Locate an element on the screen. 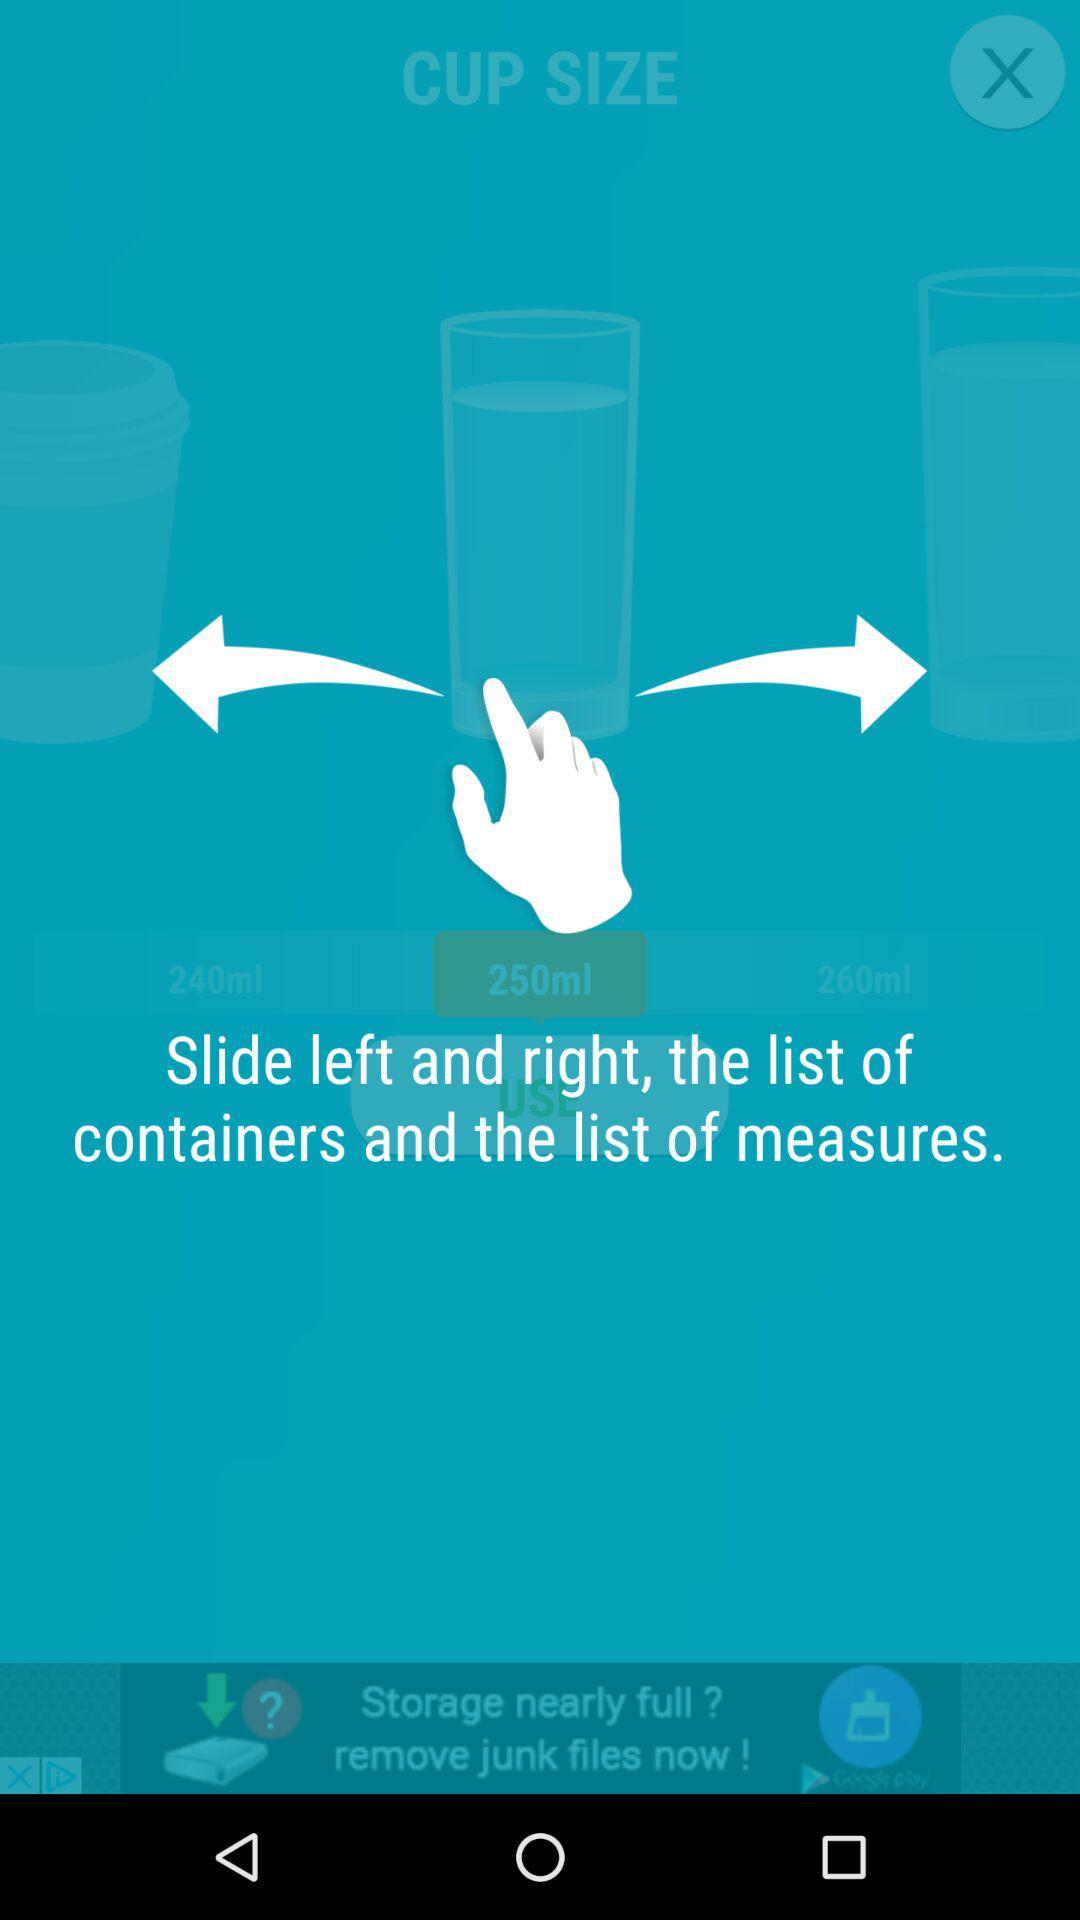  remove junk files is located at coordinates (540, 1727).